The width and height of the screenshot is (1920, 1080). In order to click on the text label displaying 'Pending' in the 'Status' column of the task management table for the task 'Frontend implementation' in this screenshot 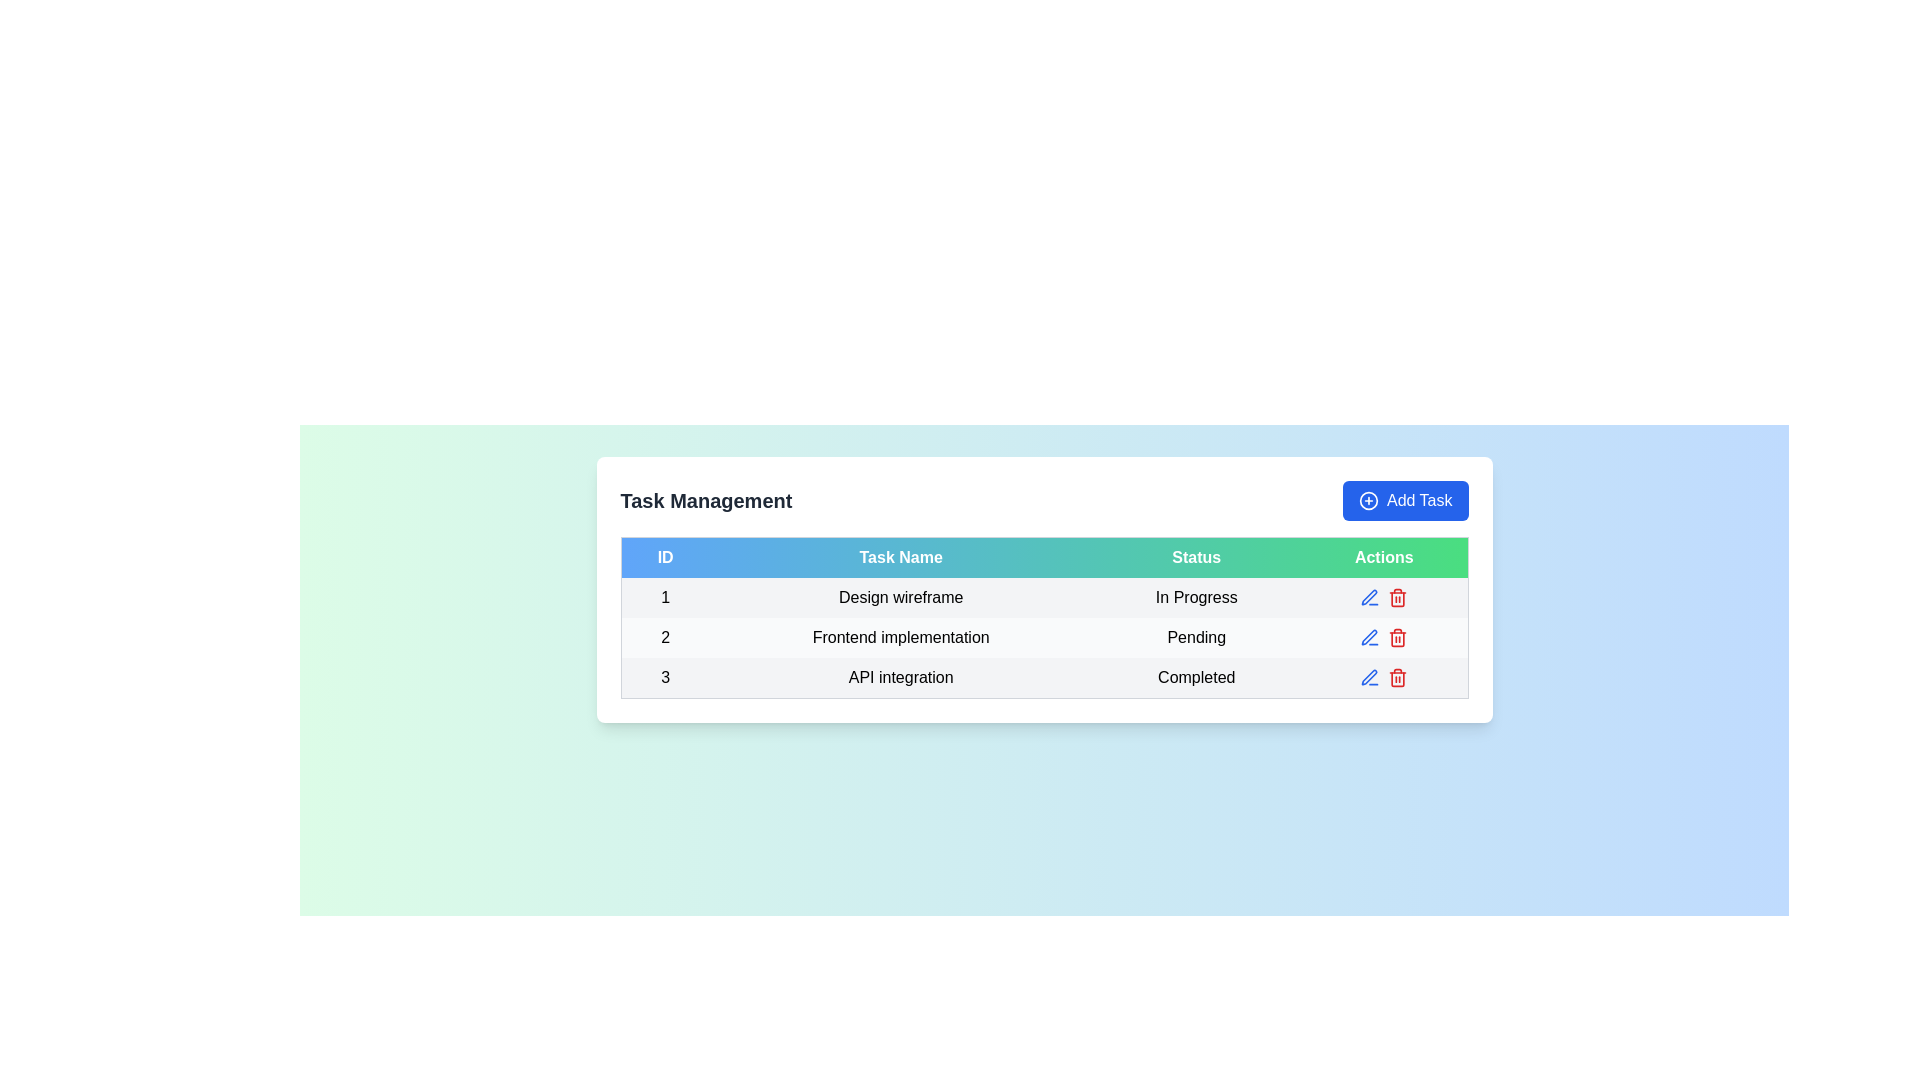, I will do `click(1196, 637)`.